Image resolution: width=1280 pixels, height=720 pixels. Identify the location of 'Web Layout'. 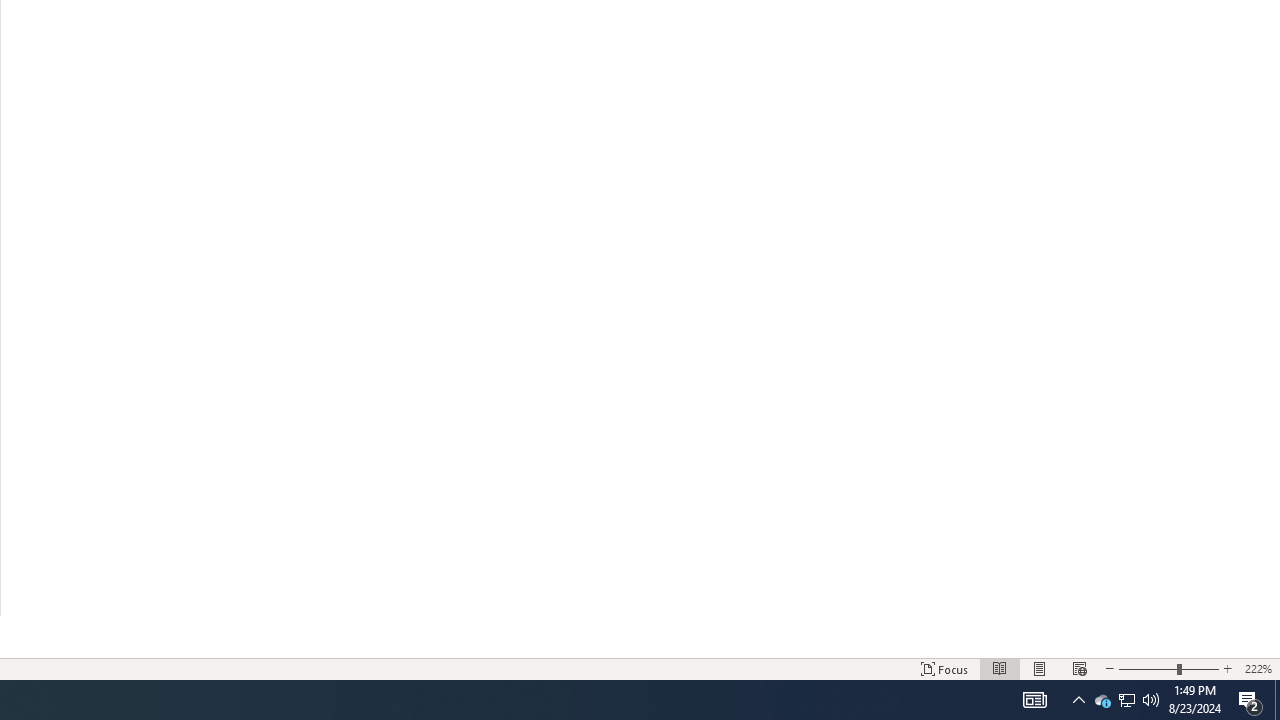
(1078, 669).